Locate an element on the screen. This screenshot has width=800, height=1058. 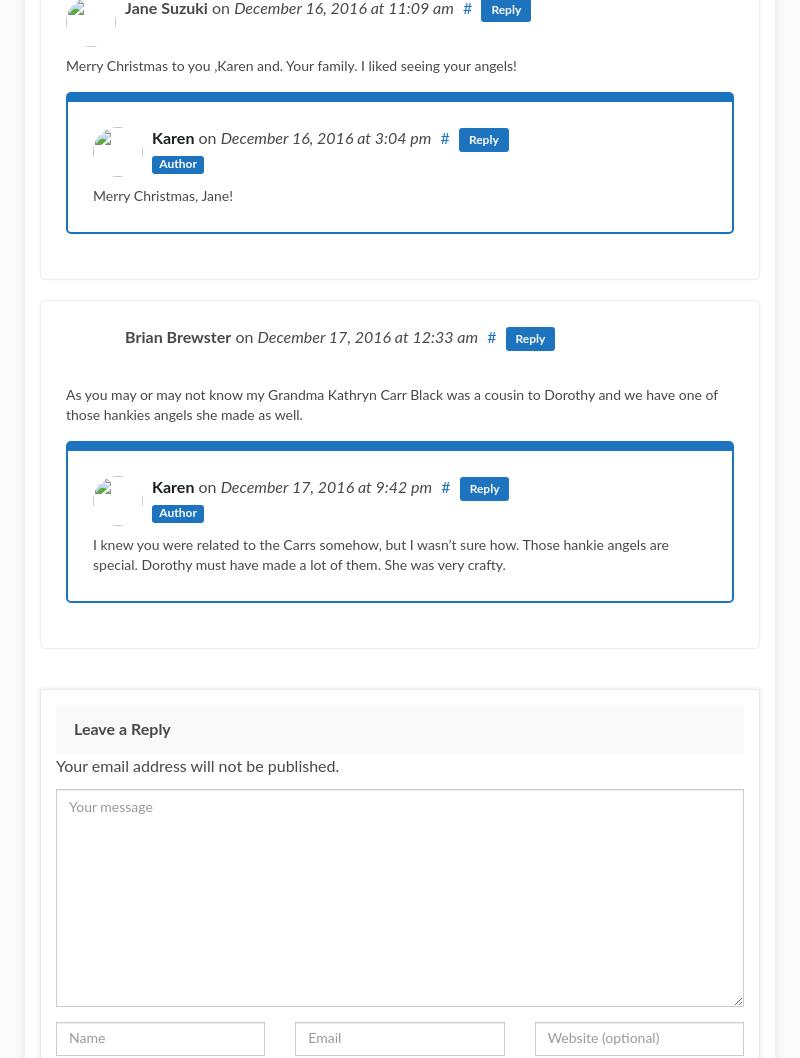
'Jane Suzuki' is located at coordinates (166, 8).